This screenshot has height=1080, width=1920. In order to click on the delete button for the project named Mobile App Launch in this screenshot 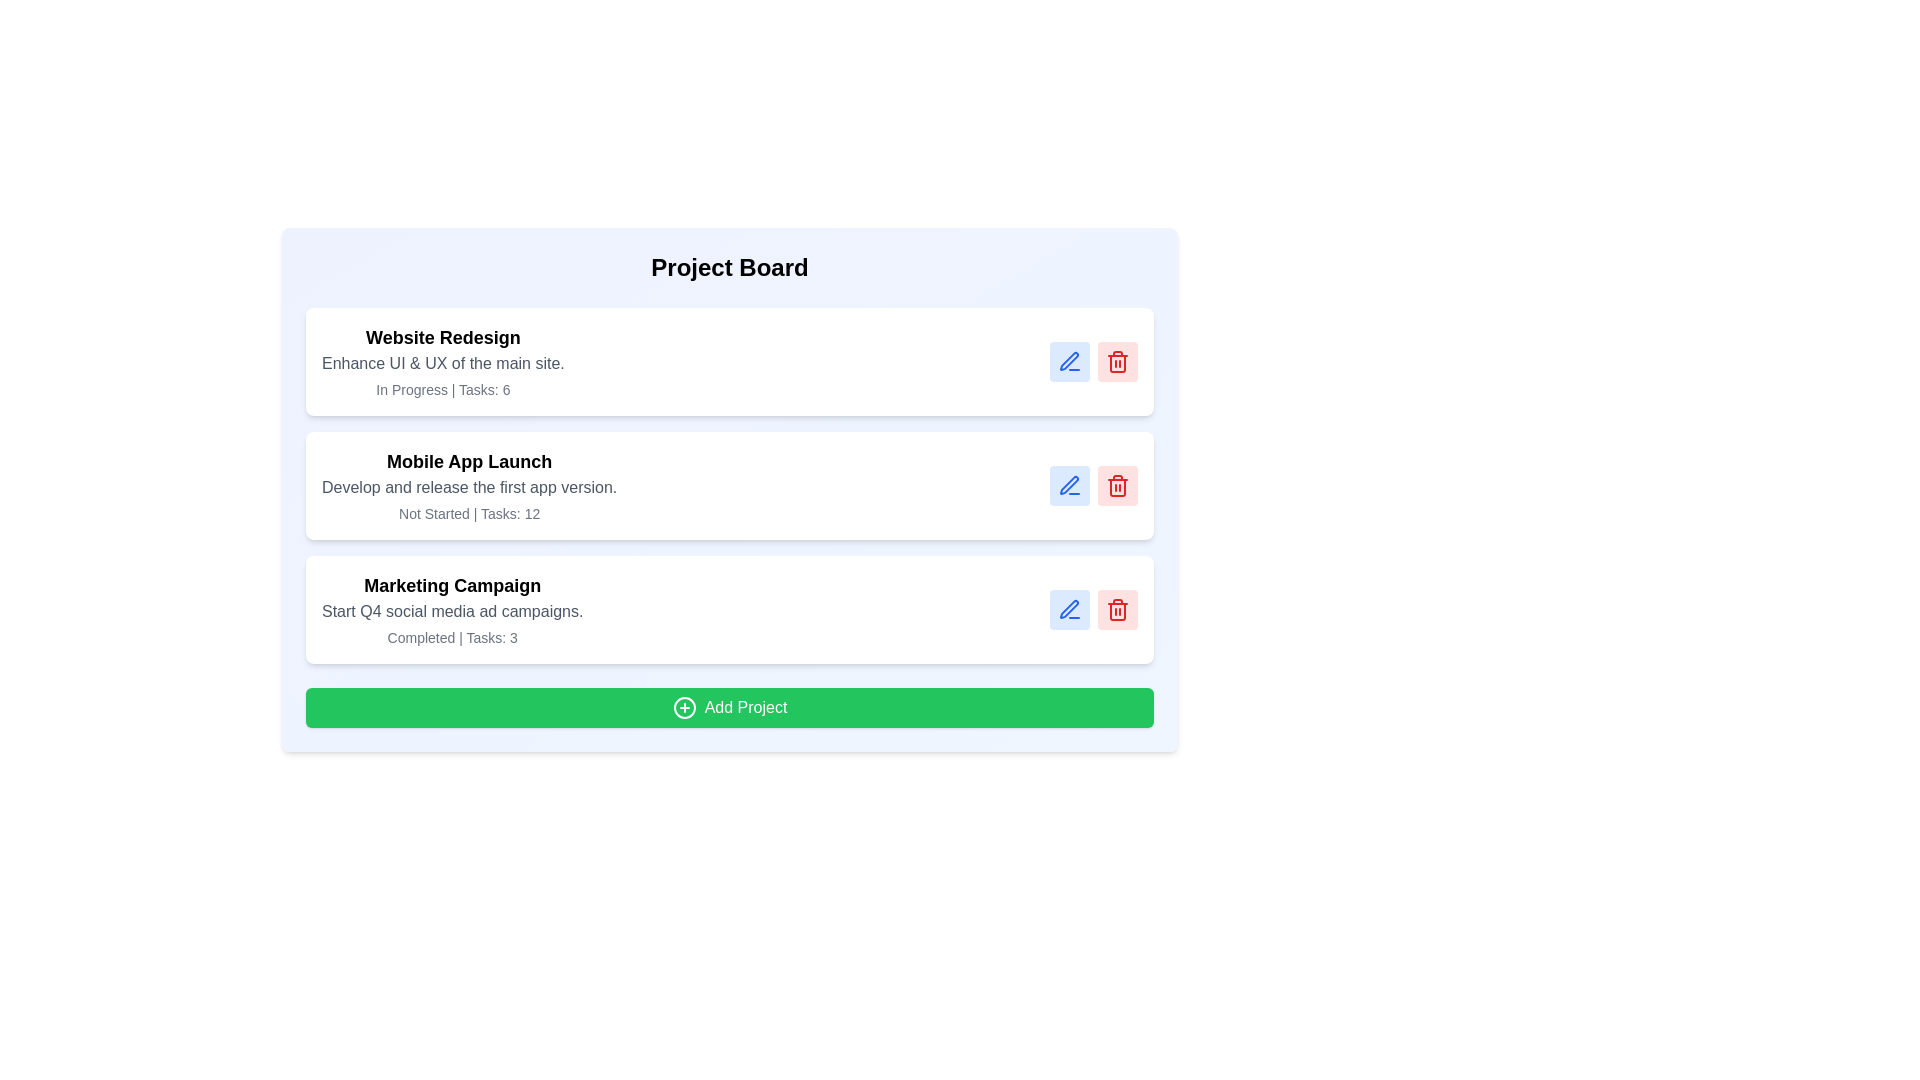, I will do `click(1117, 486)`.